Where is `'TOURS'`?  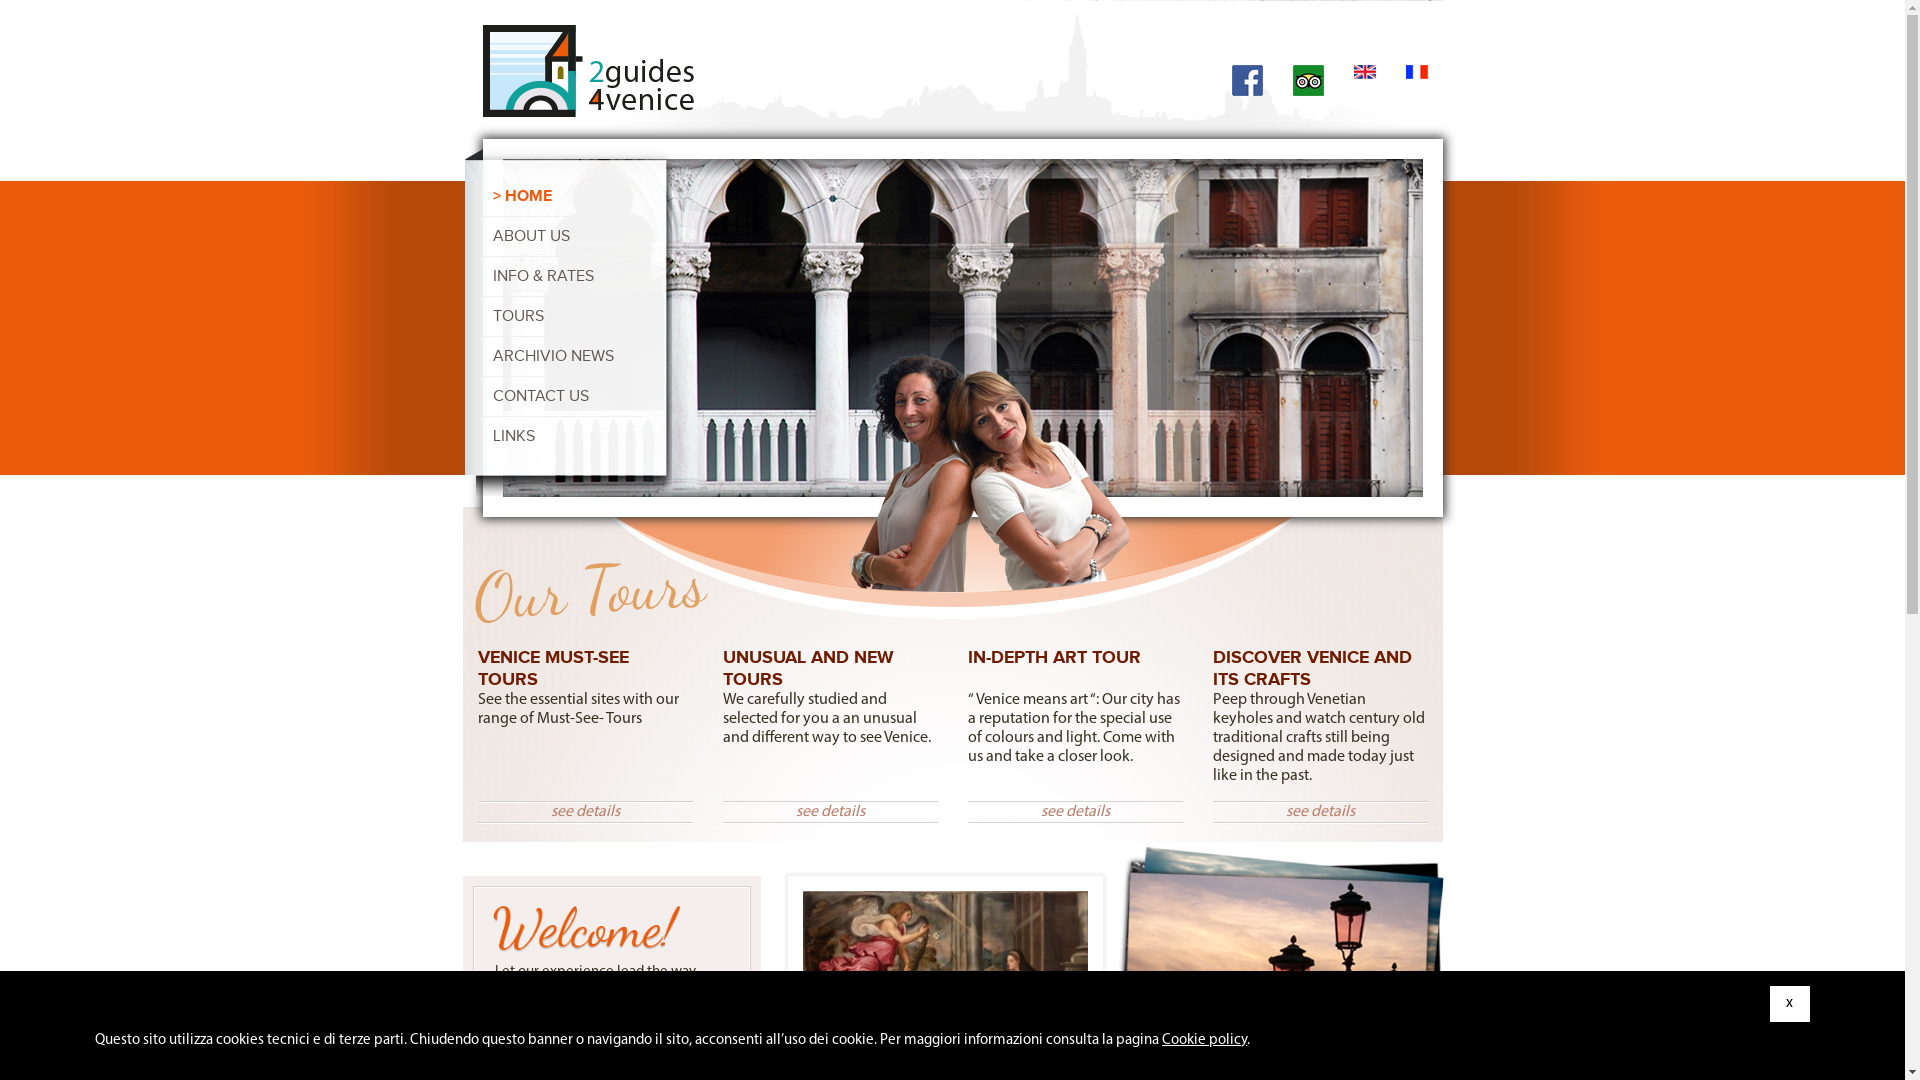 'TOURS' is located at coordinates (517, 315).